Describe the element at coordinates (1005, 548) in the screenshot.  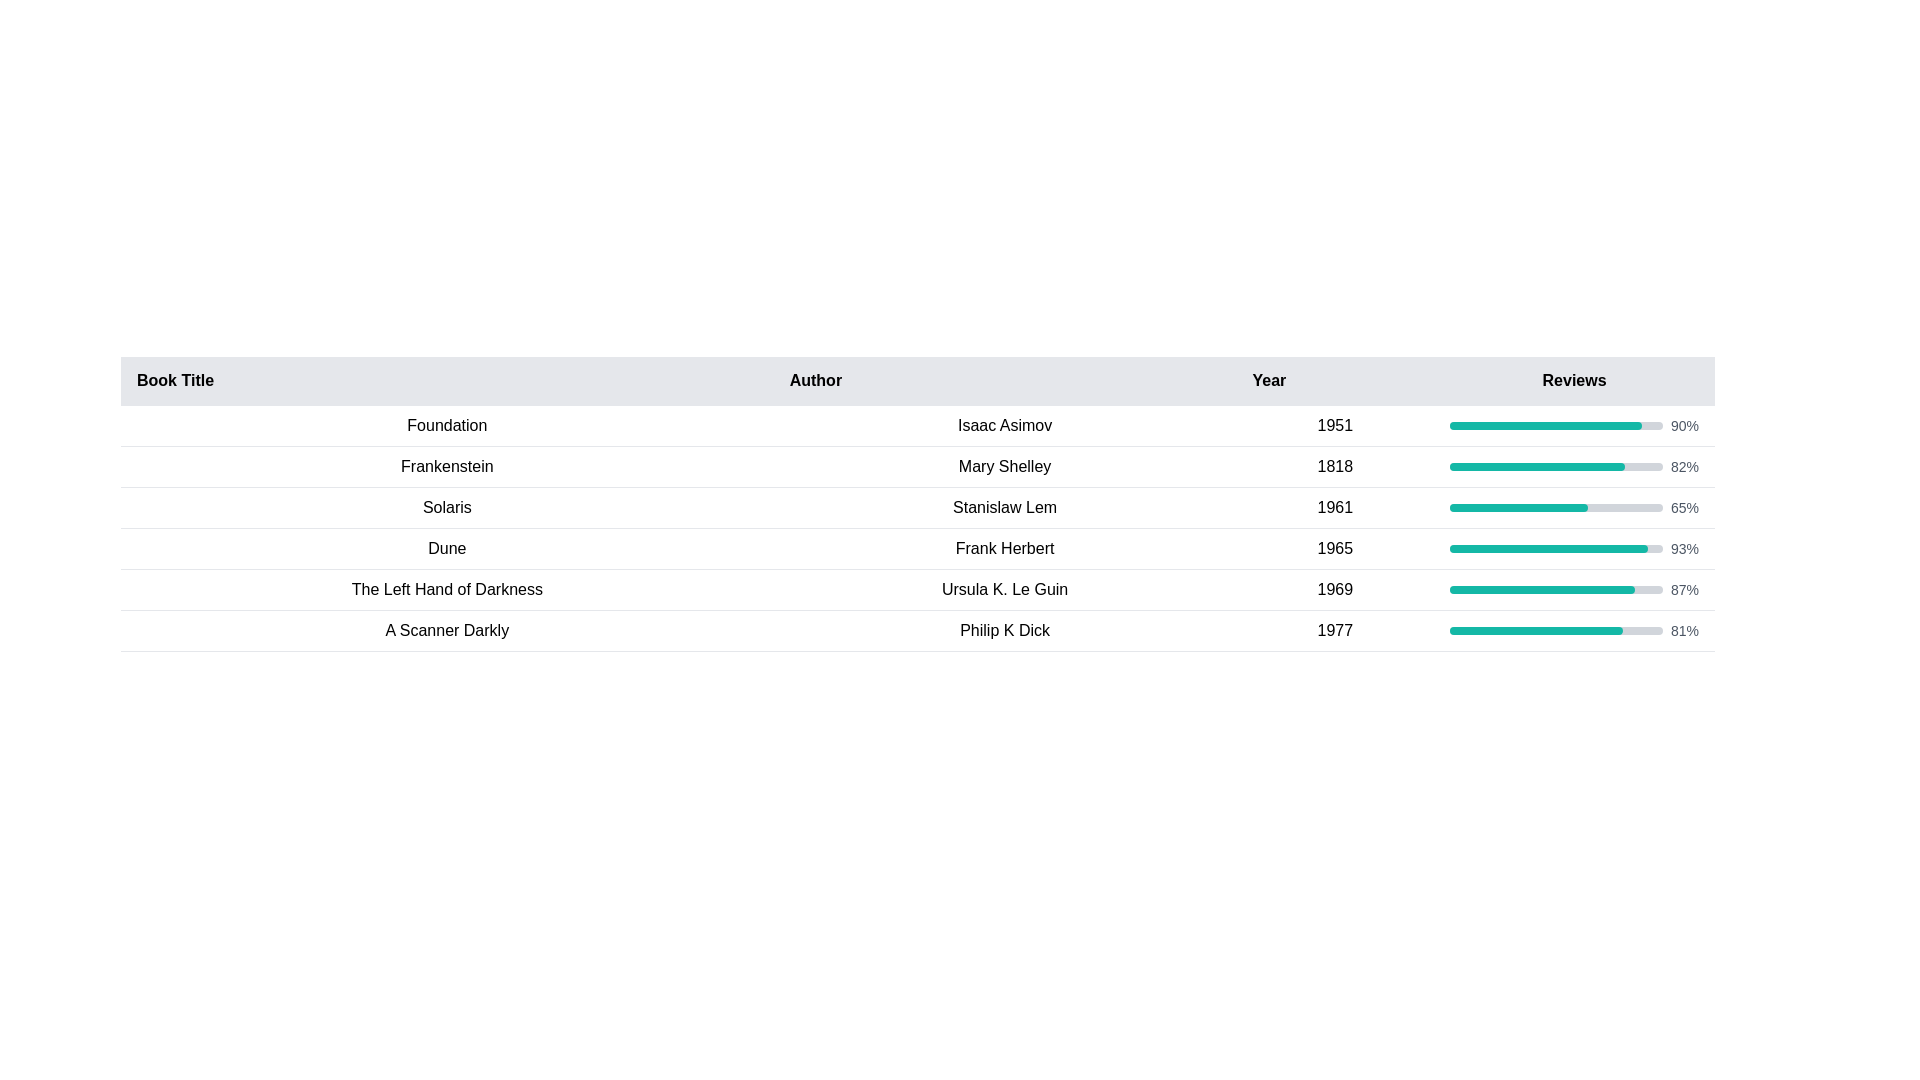
I see `the text label displaying 'Frank Herbert' in the Author column of the table layout, which is located next to the 'Dune' title in the same row` at that location.